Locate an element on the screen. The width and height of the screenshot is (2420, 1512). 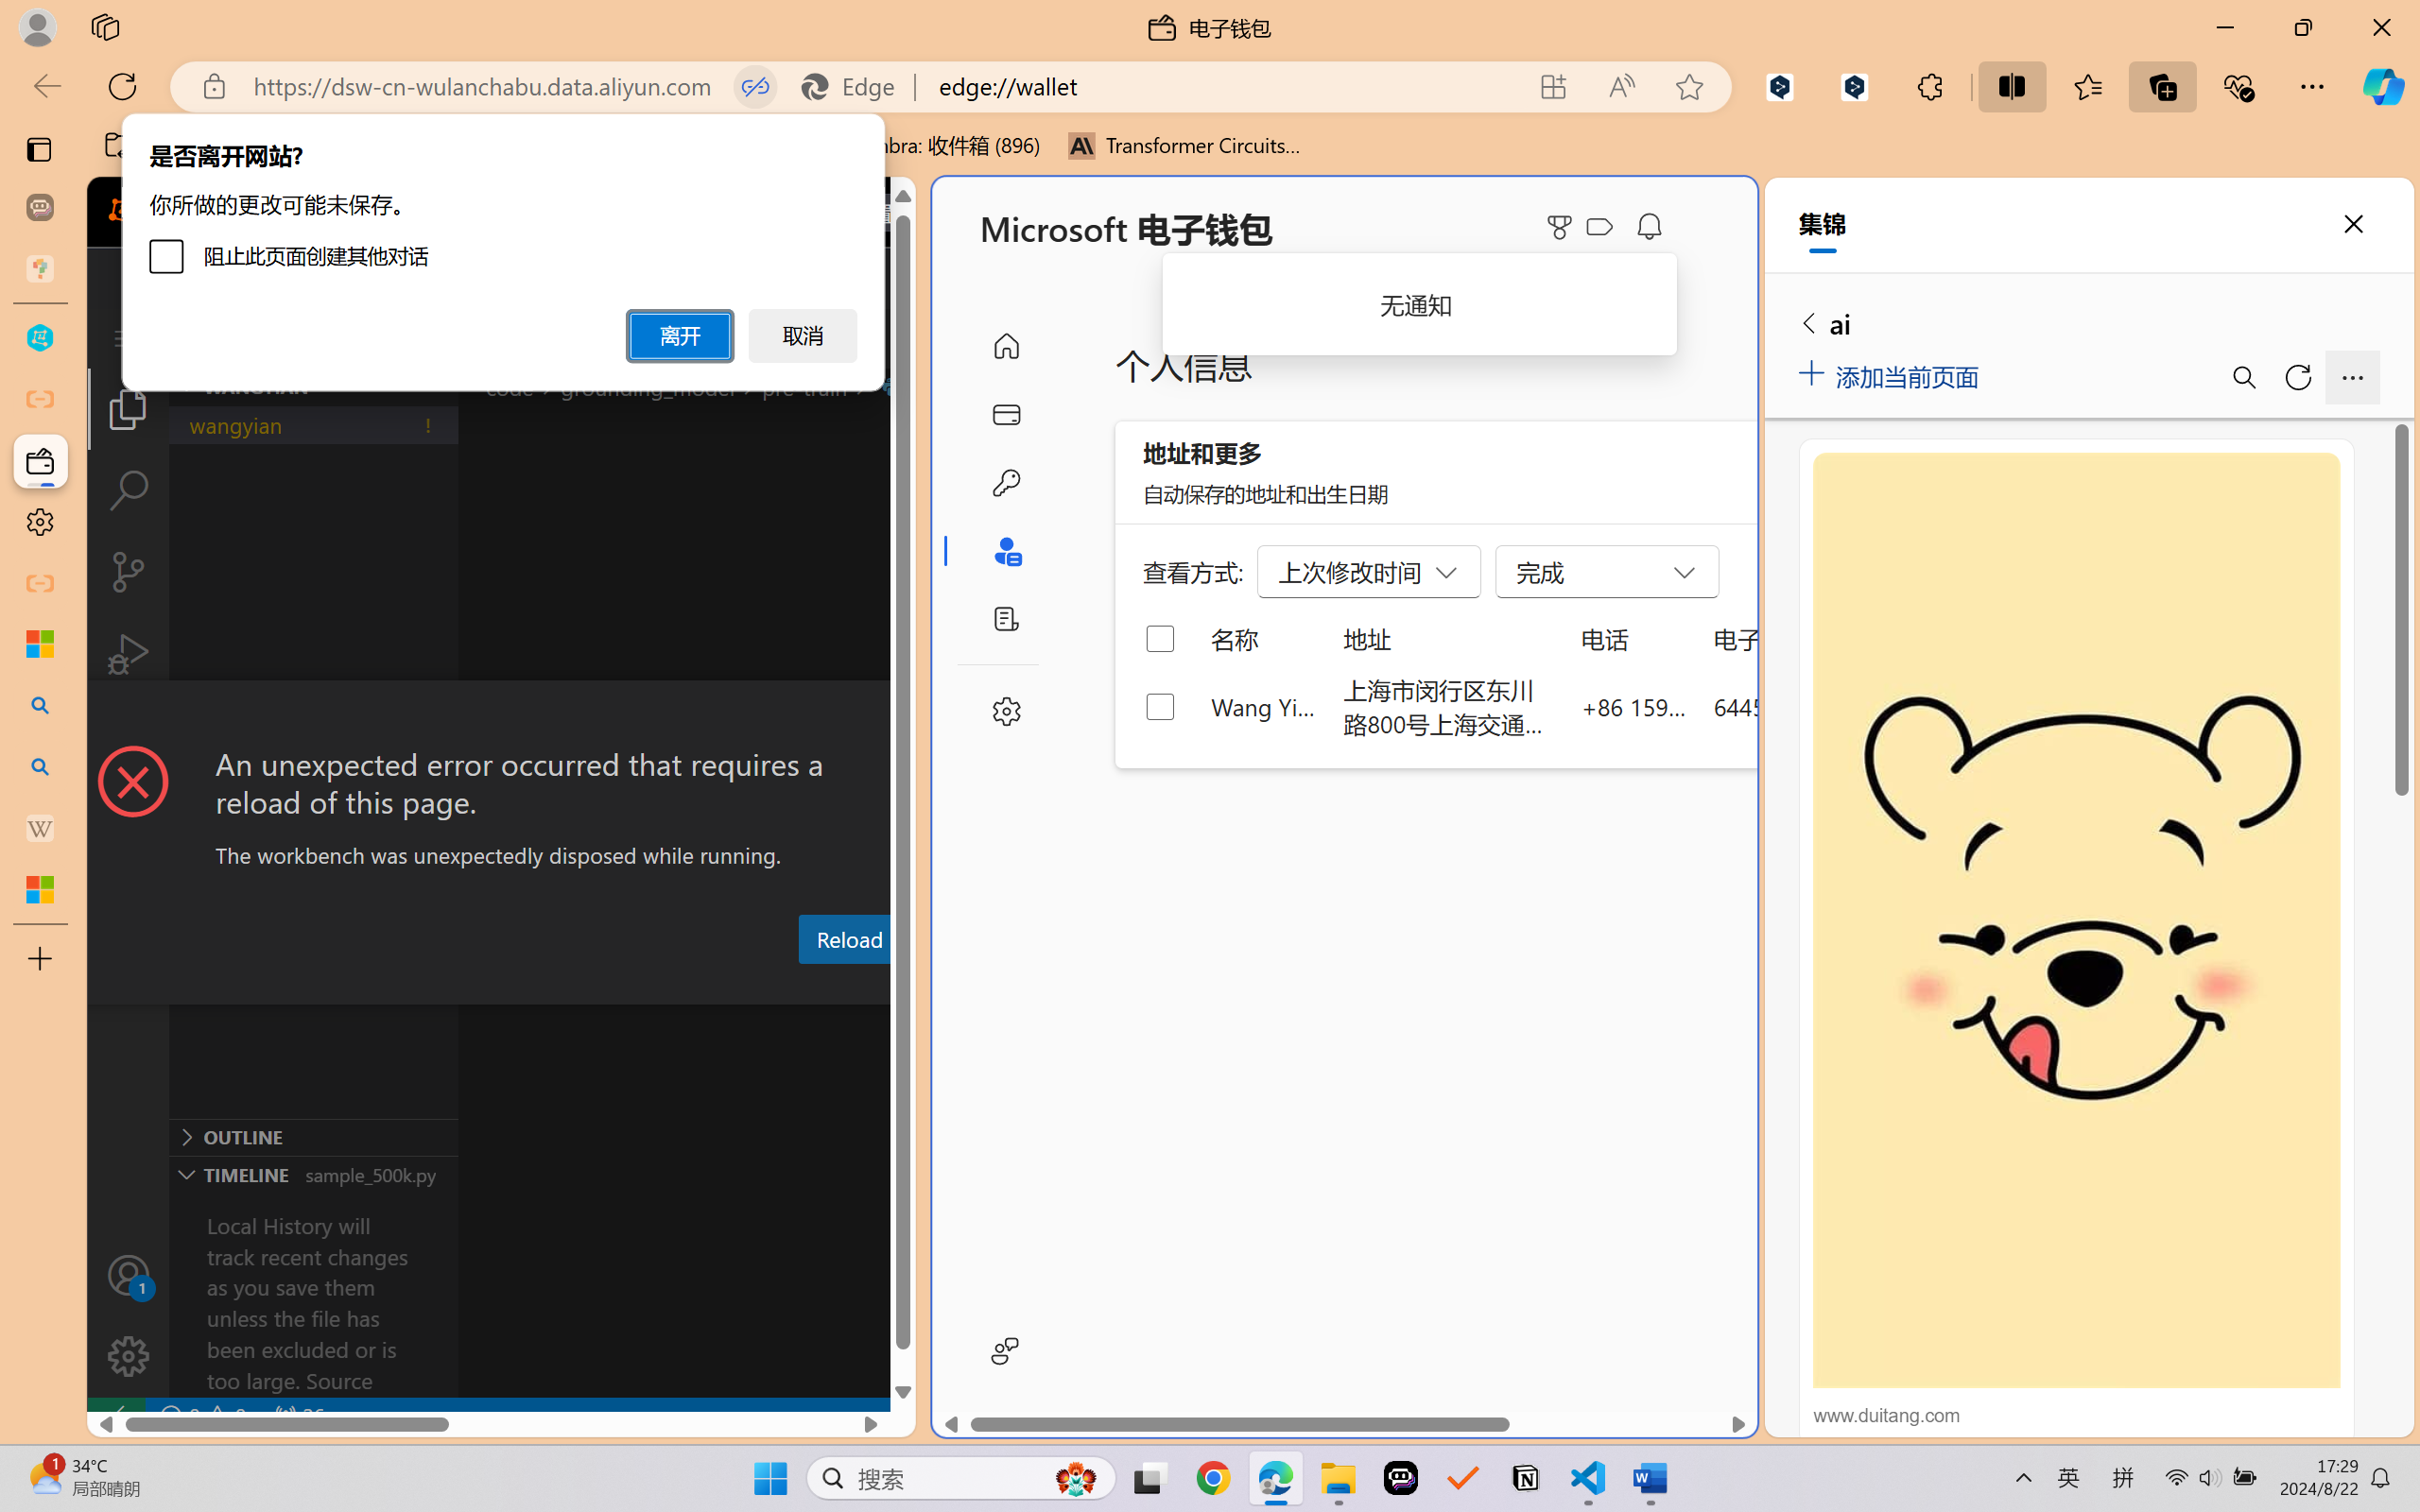
'Class: ___1lmltc5 f1agt3bx f12qytpq' is located at coordinates (1599, 227).